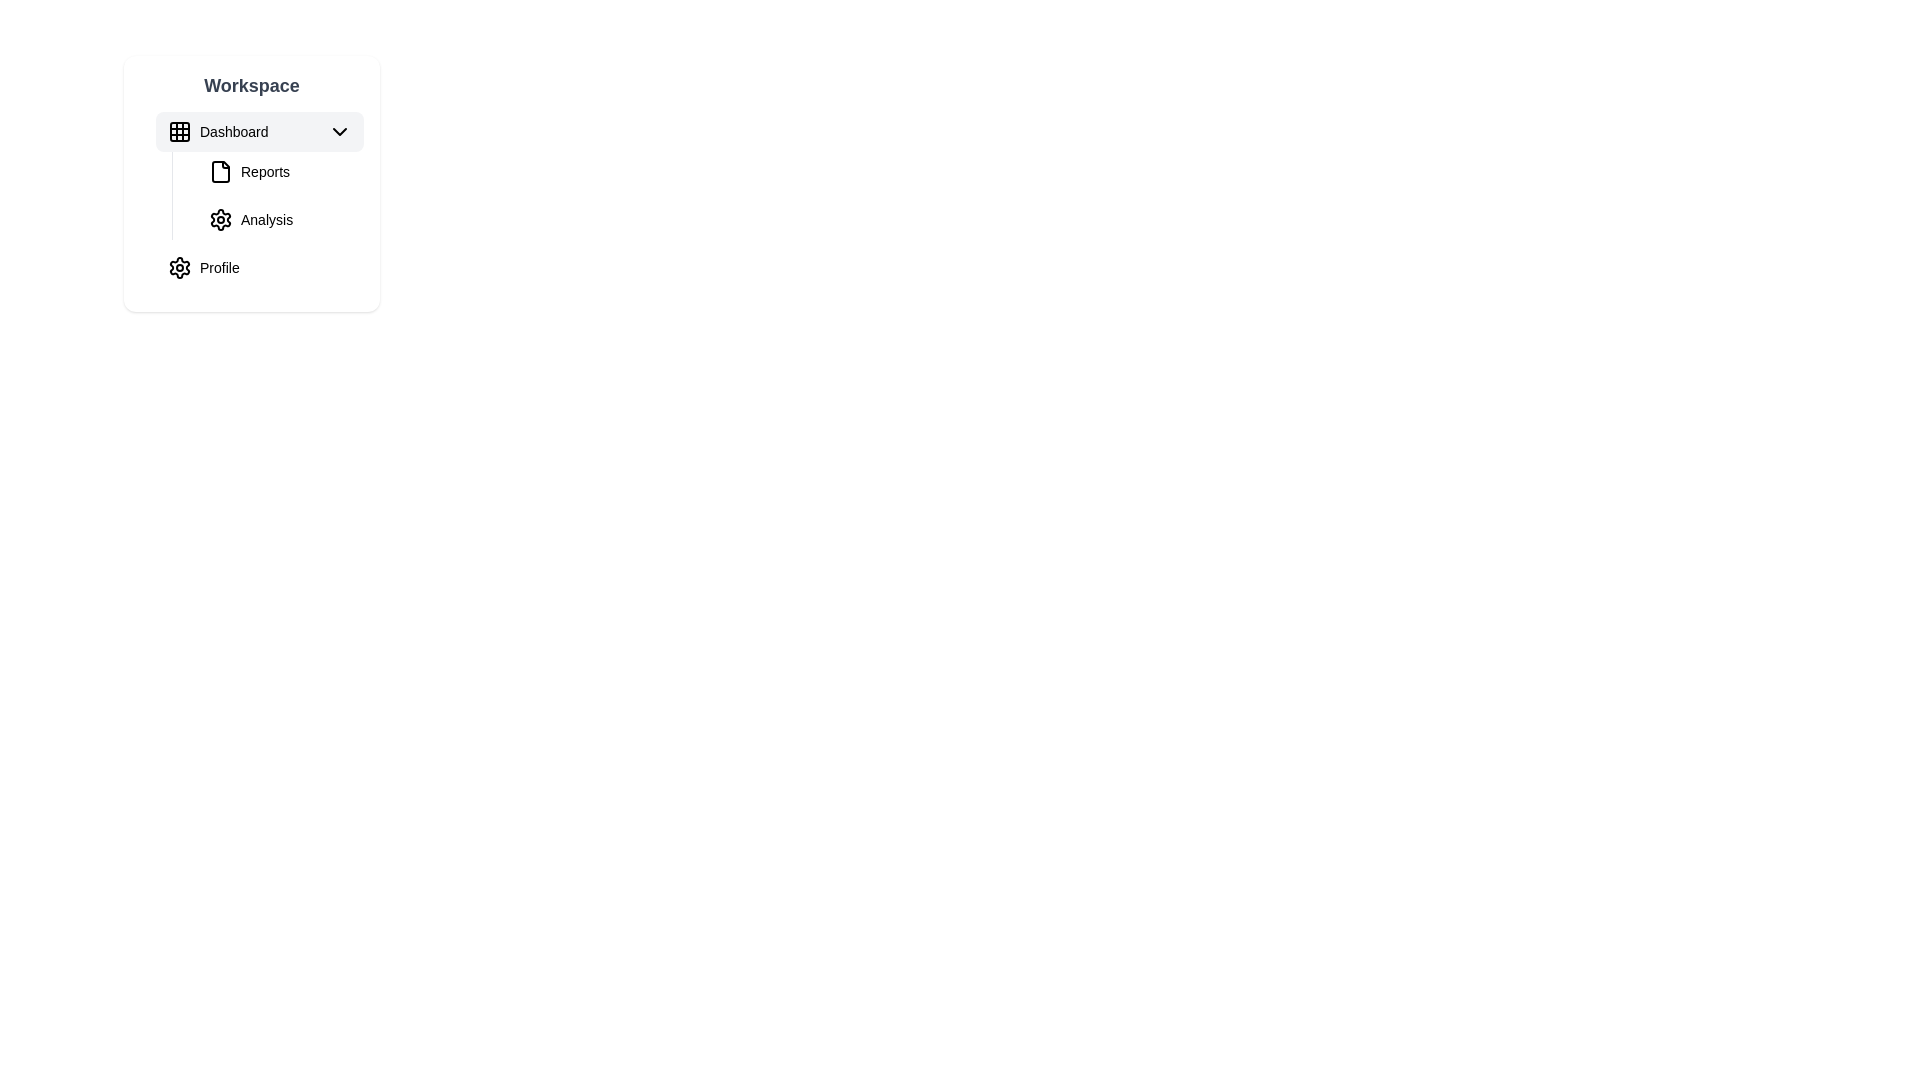  I want to click on the 'Reports' menu item located directly below the 'Dashboard' header in the vertical menu layout, so click(258, 175).